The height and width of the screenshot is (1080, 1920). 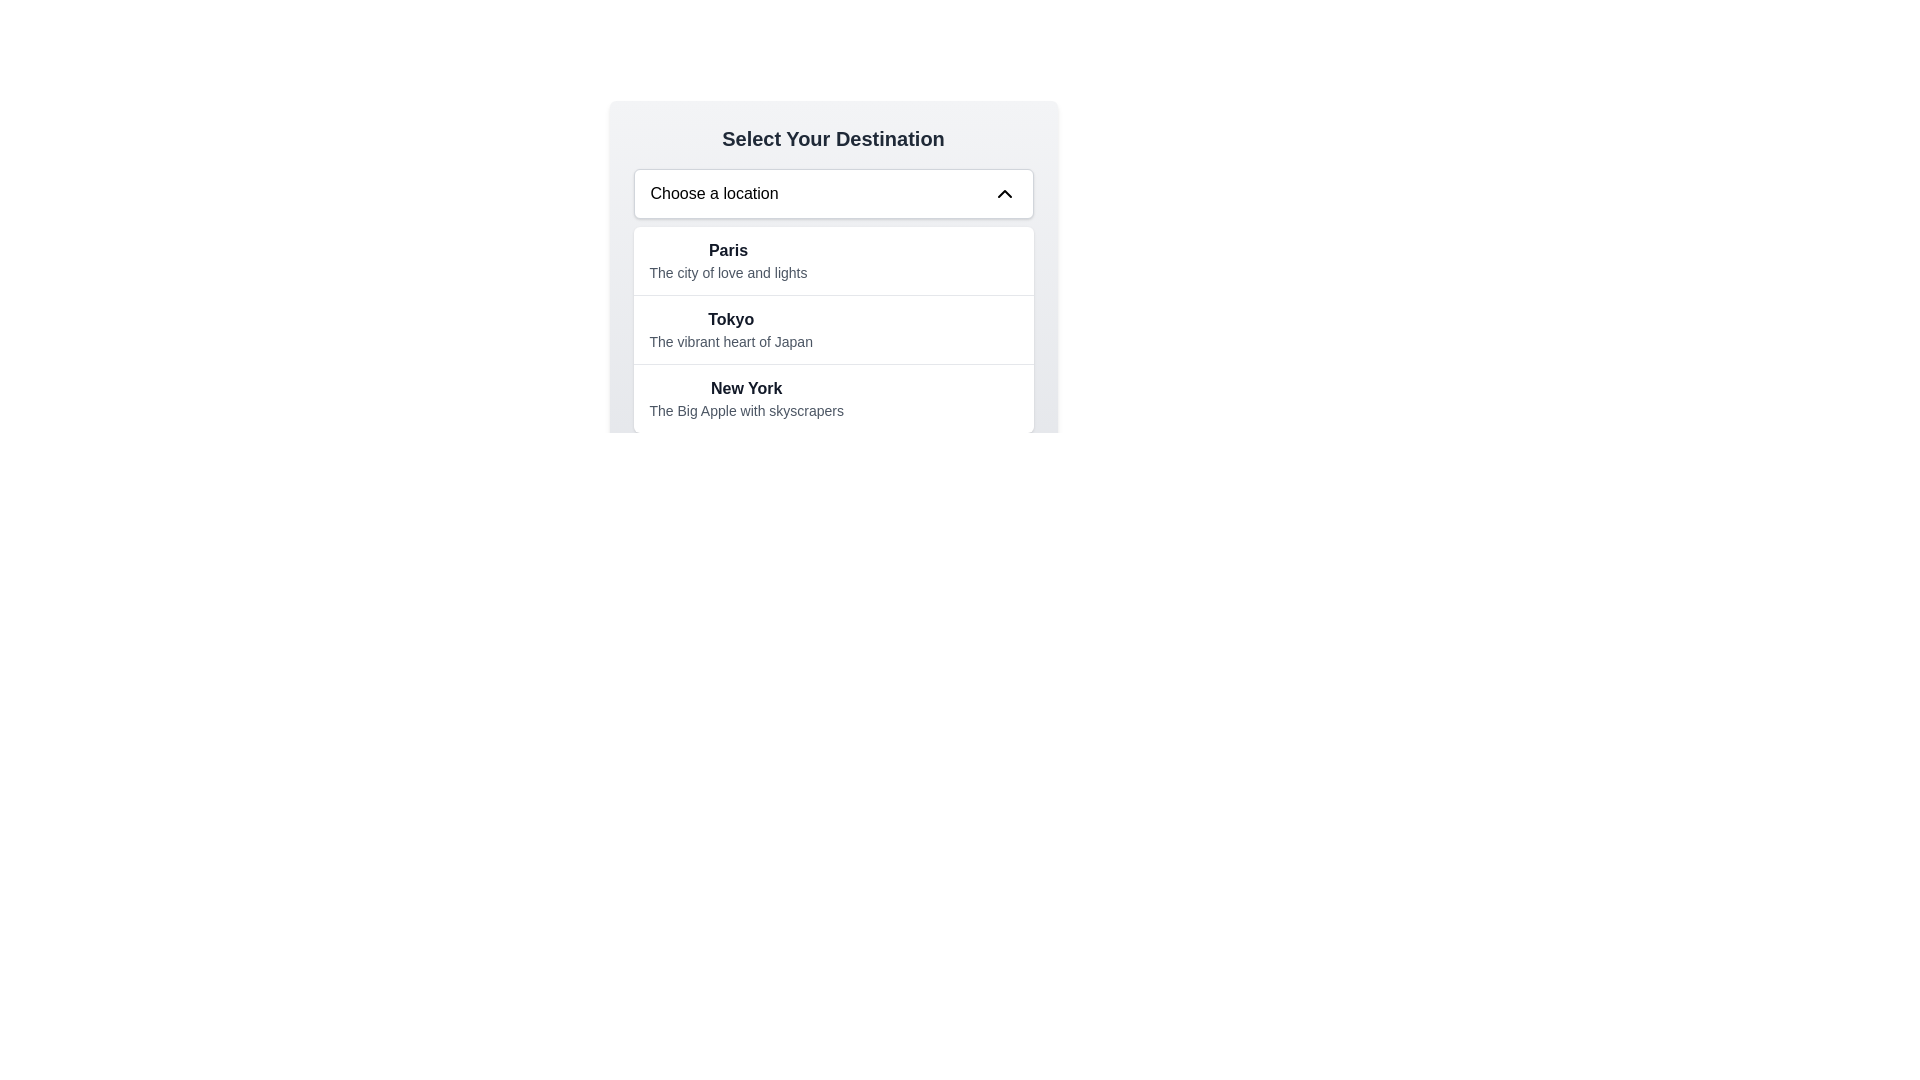 What do you see at coordinates (730, 341) in the screenshot?
I see `the text element that reads 'The vibrant heart of Japan', which is styled in gray and located directly beneath the title 'Tokyo' in the list of selectable destinations` at bounding box center [730, 341].